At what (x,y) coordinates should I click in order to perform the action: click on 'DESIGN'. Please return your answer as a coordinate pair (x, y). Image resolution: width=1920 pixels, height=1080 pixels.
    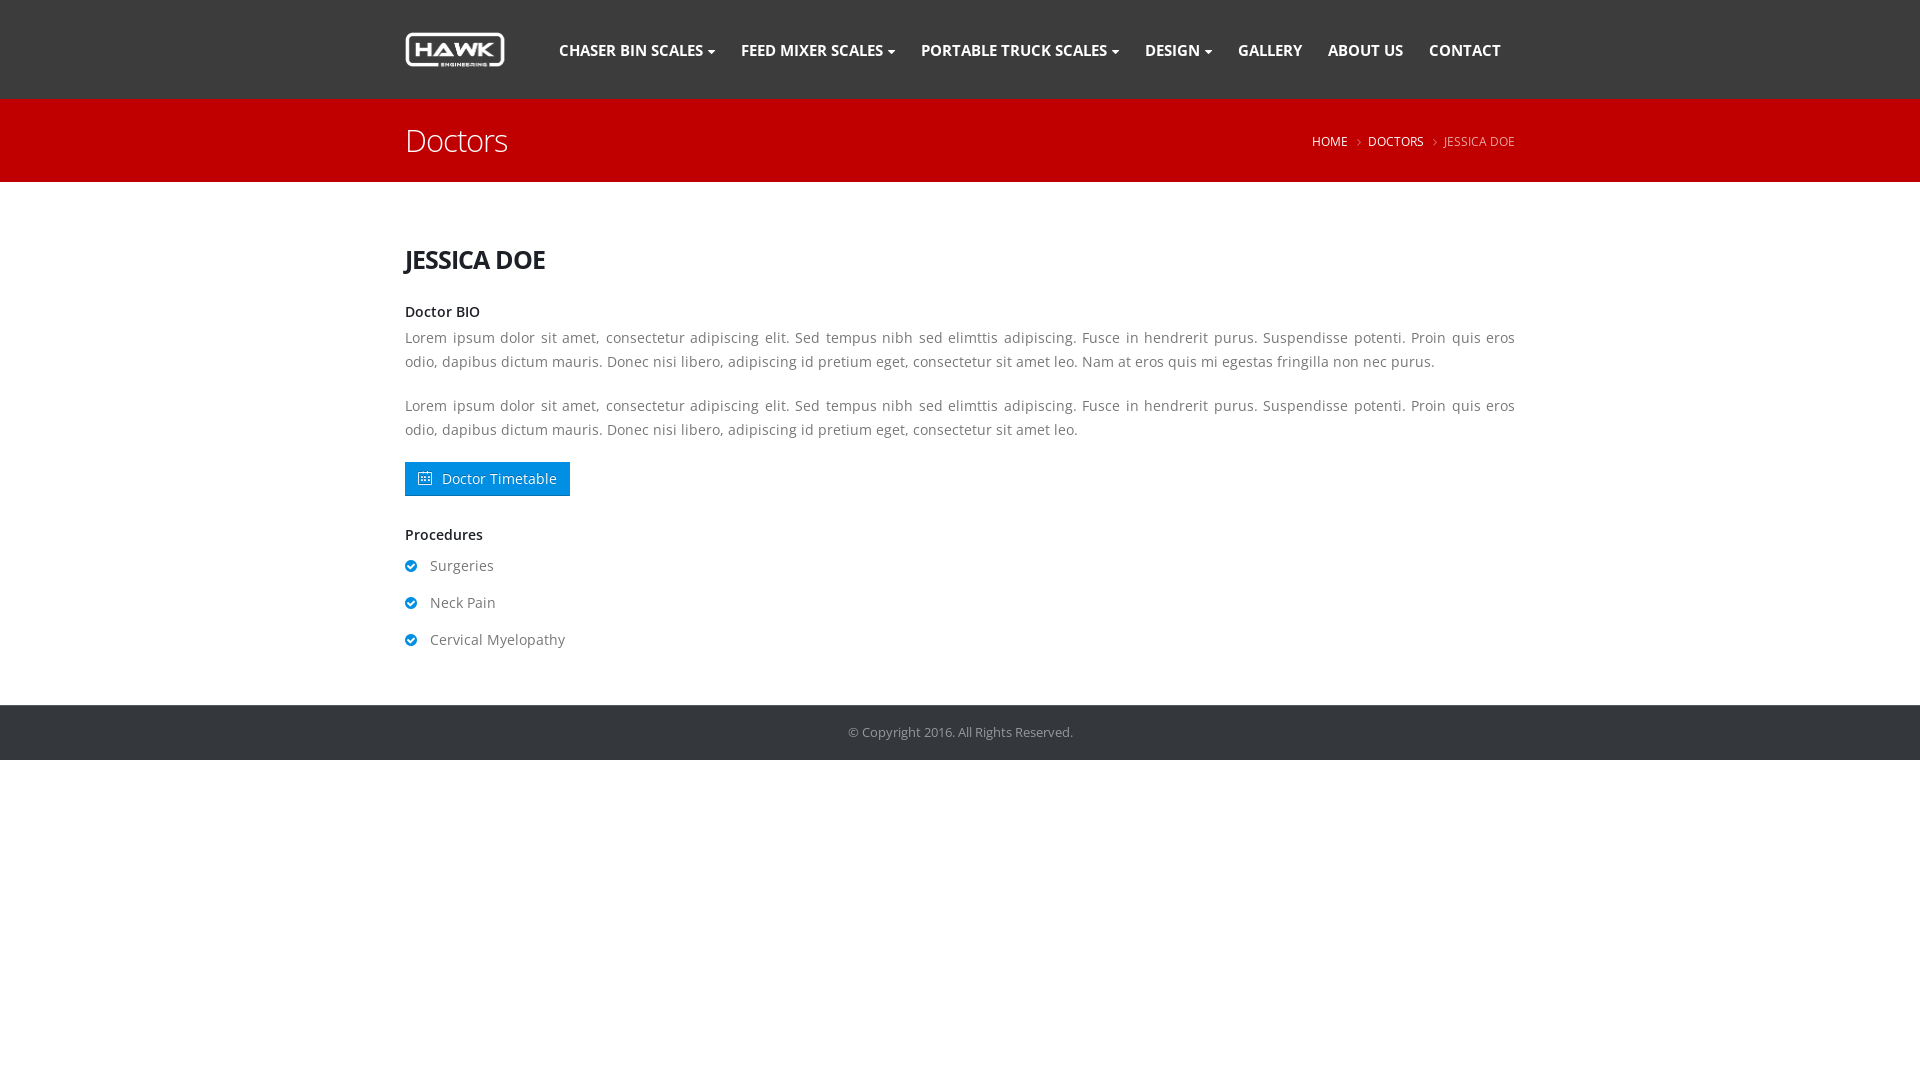
    Looking at the image, I should click on (1178, 48).